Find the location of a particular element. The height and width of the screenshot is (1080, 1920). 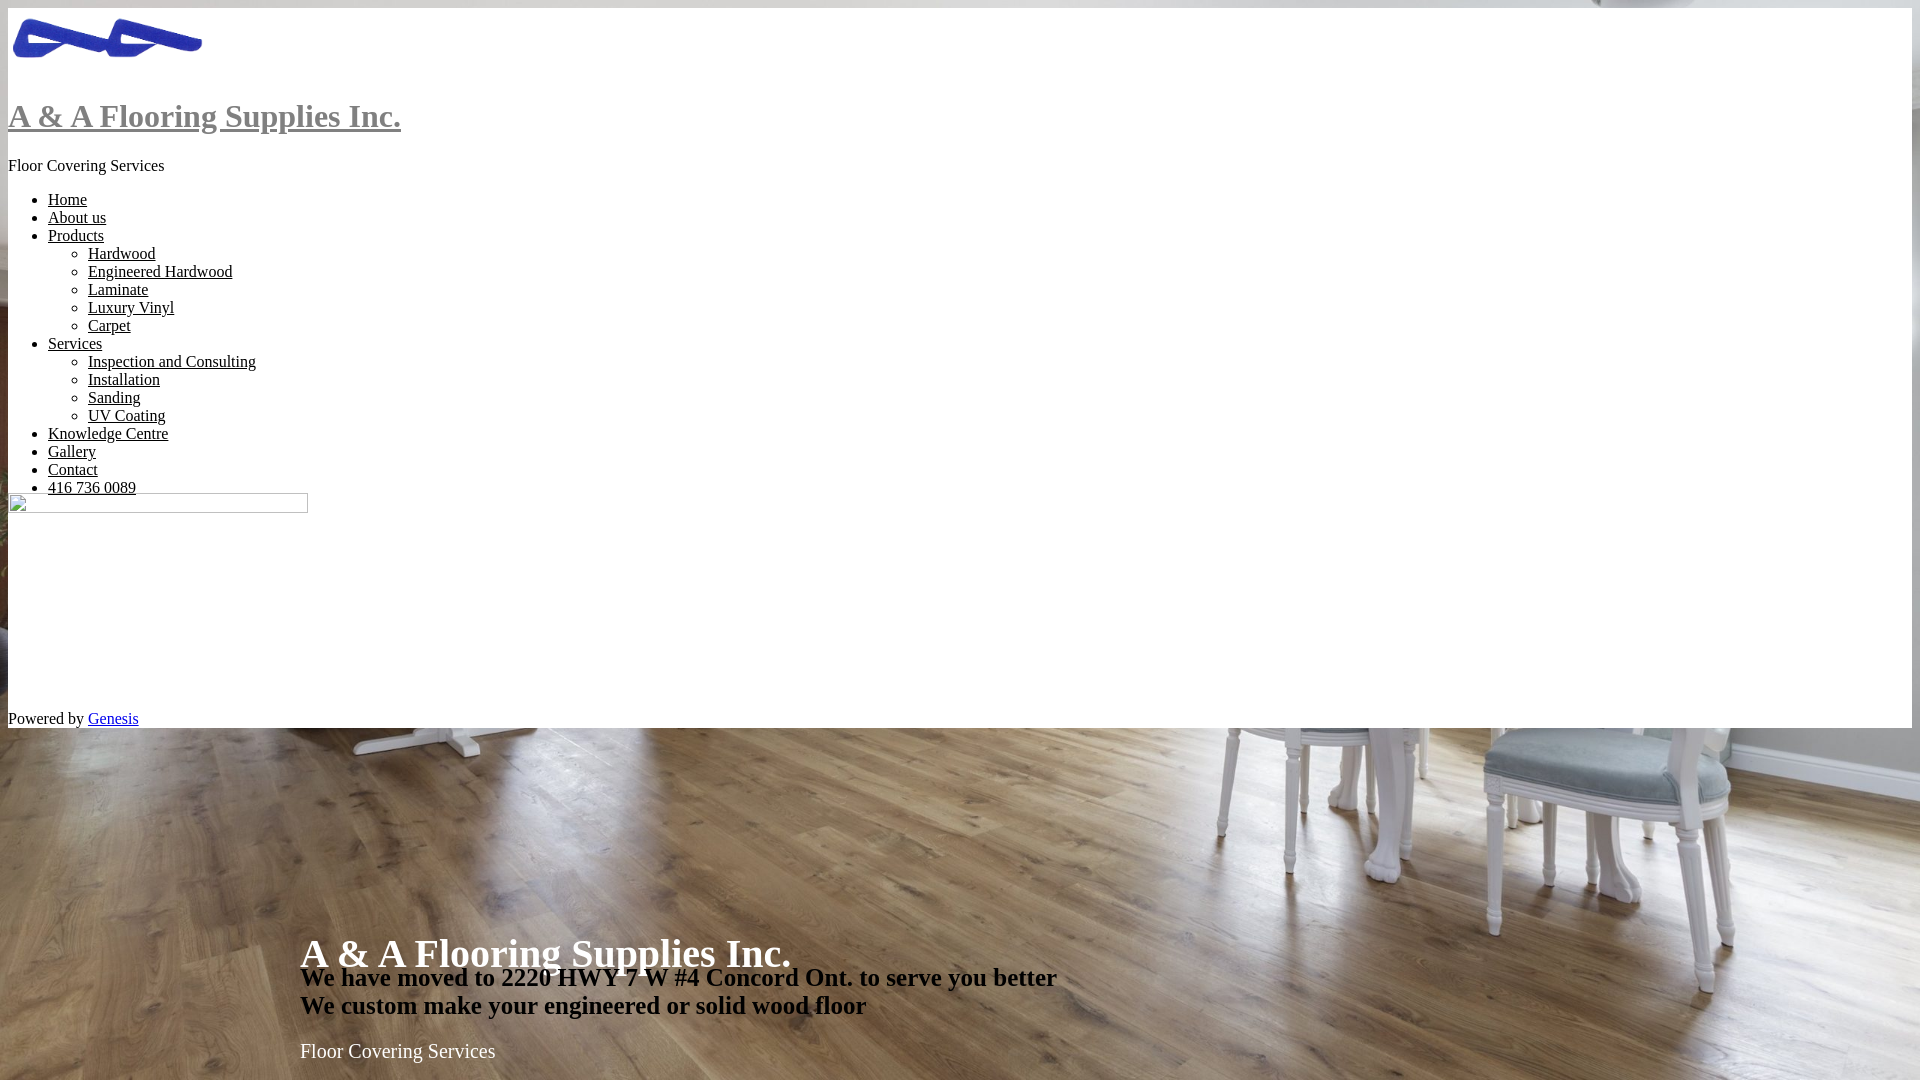

'Carpet' is located at coordinates (108, 324).